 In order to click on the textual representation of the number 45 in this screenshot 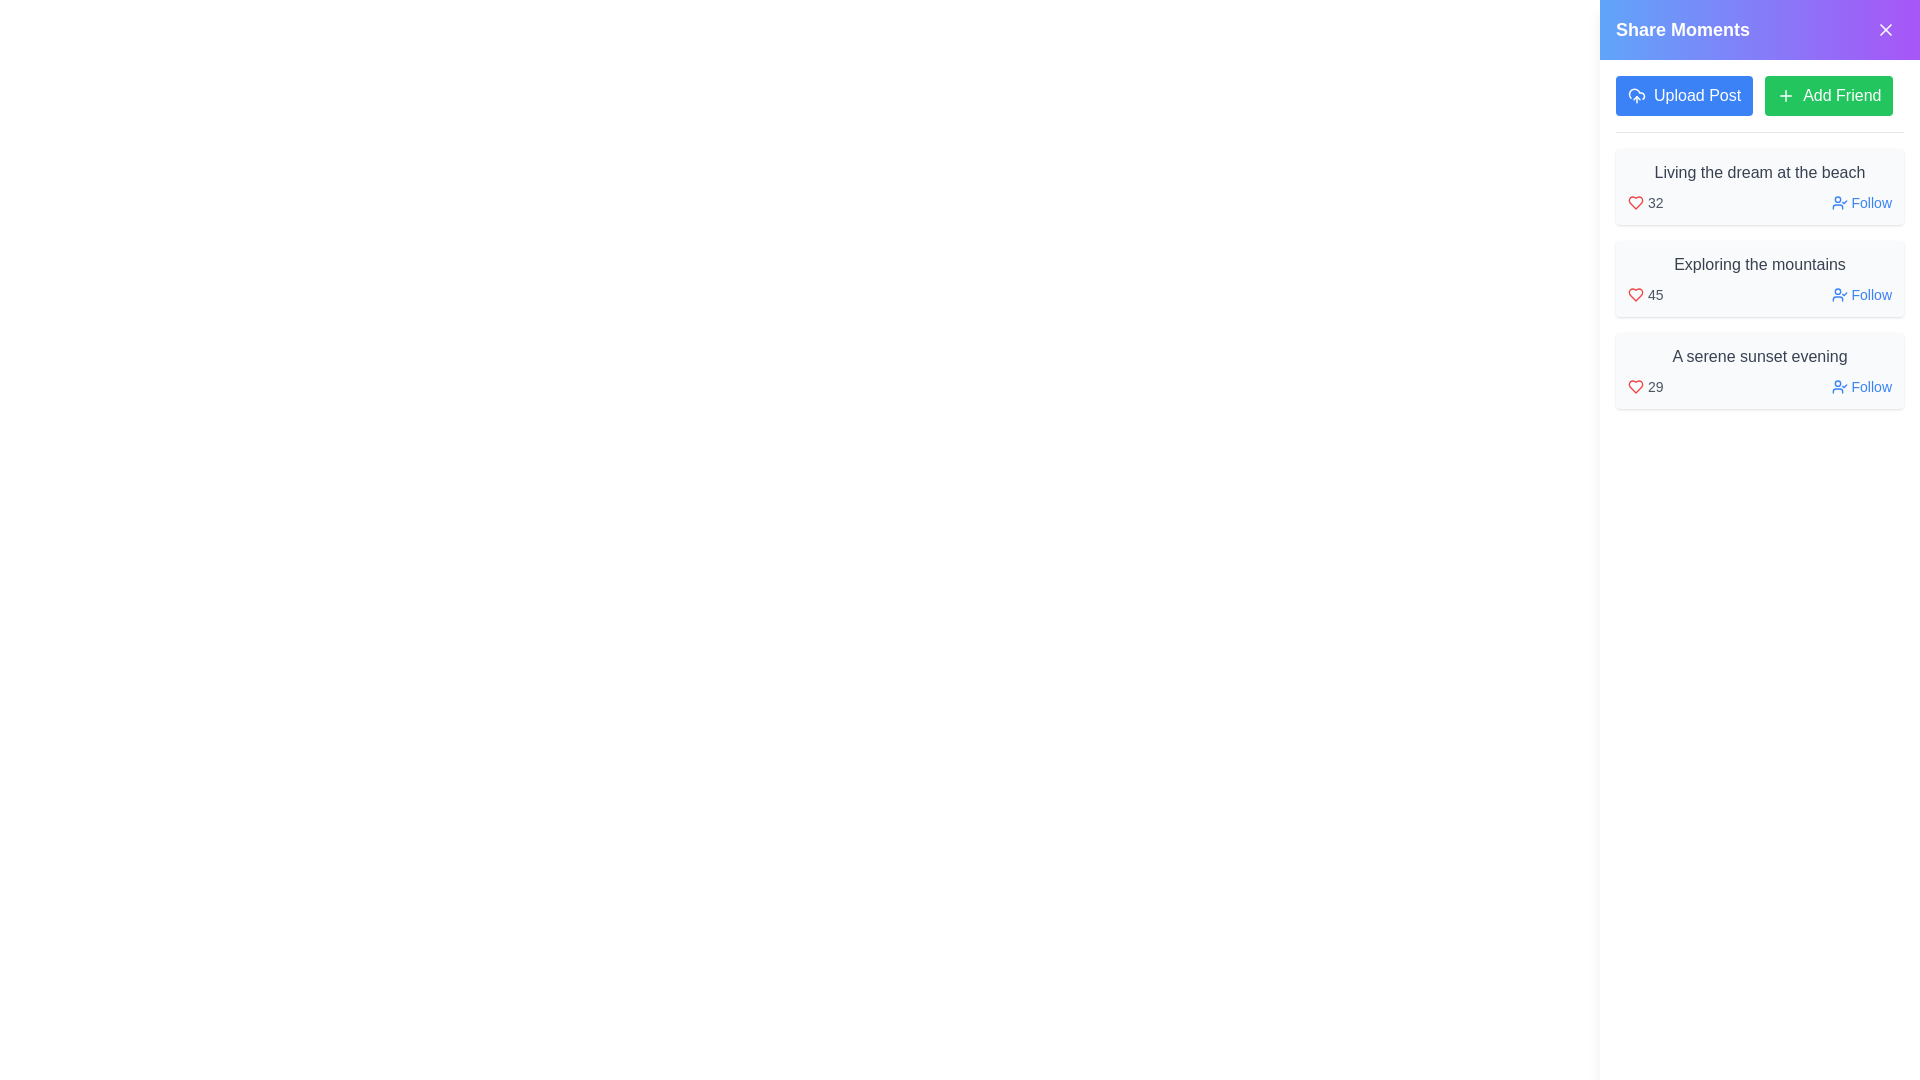, I will do `click(1645, 294)`.